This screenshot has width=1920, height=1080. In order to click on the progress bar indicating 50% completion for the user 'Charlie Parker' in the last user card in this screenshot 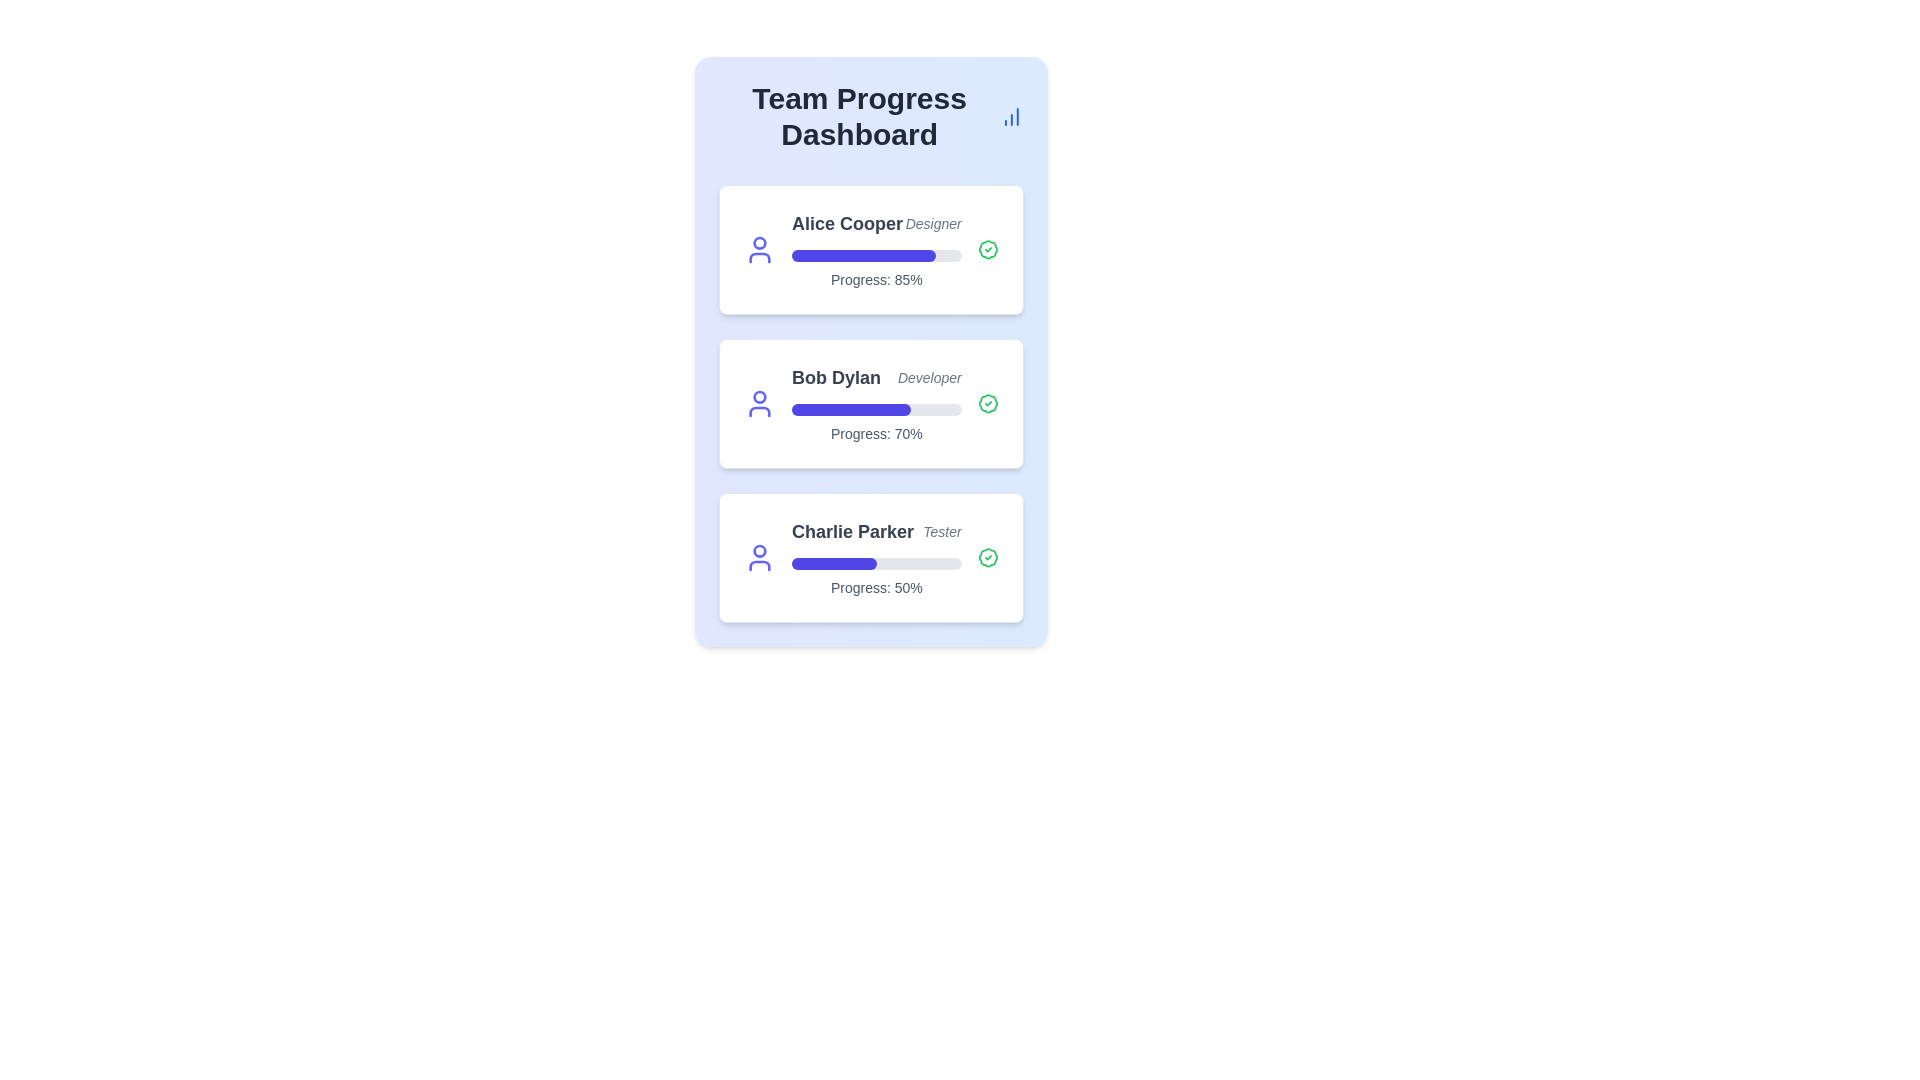, I will do `click(876, 563)`.